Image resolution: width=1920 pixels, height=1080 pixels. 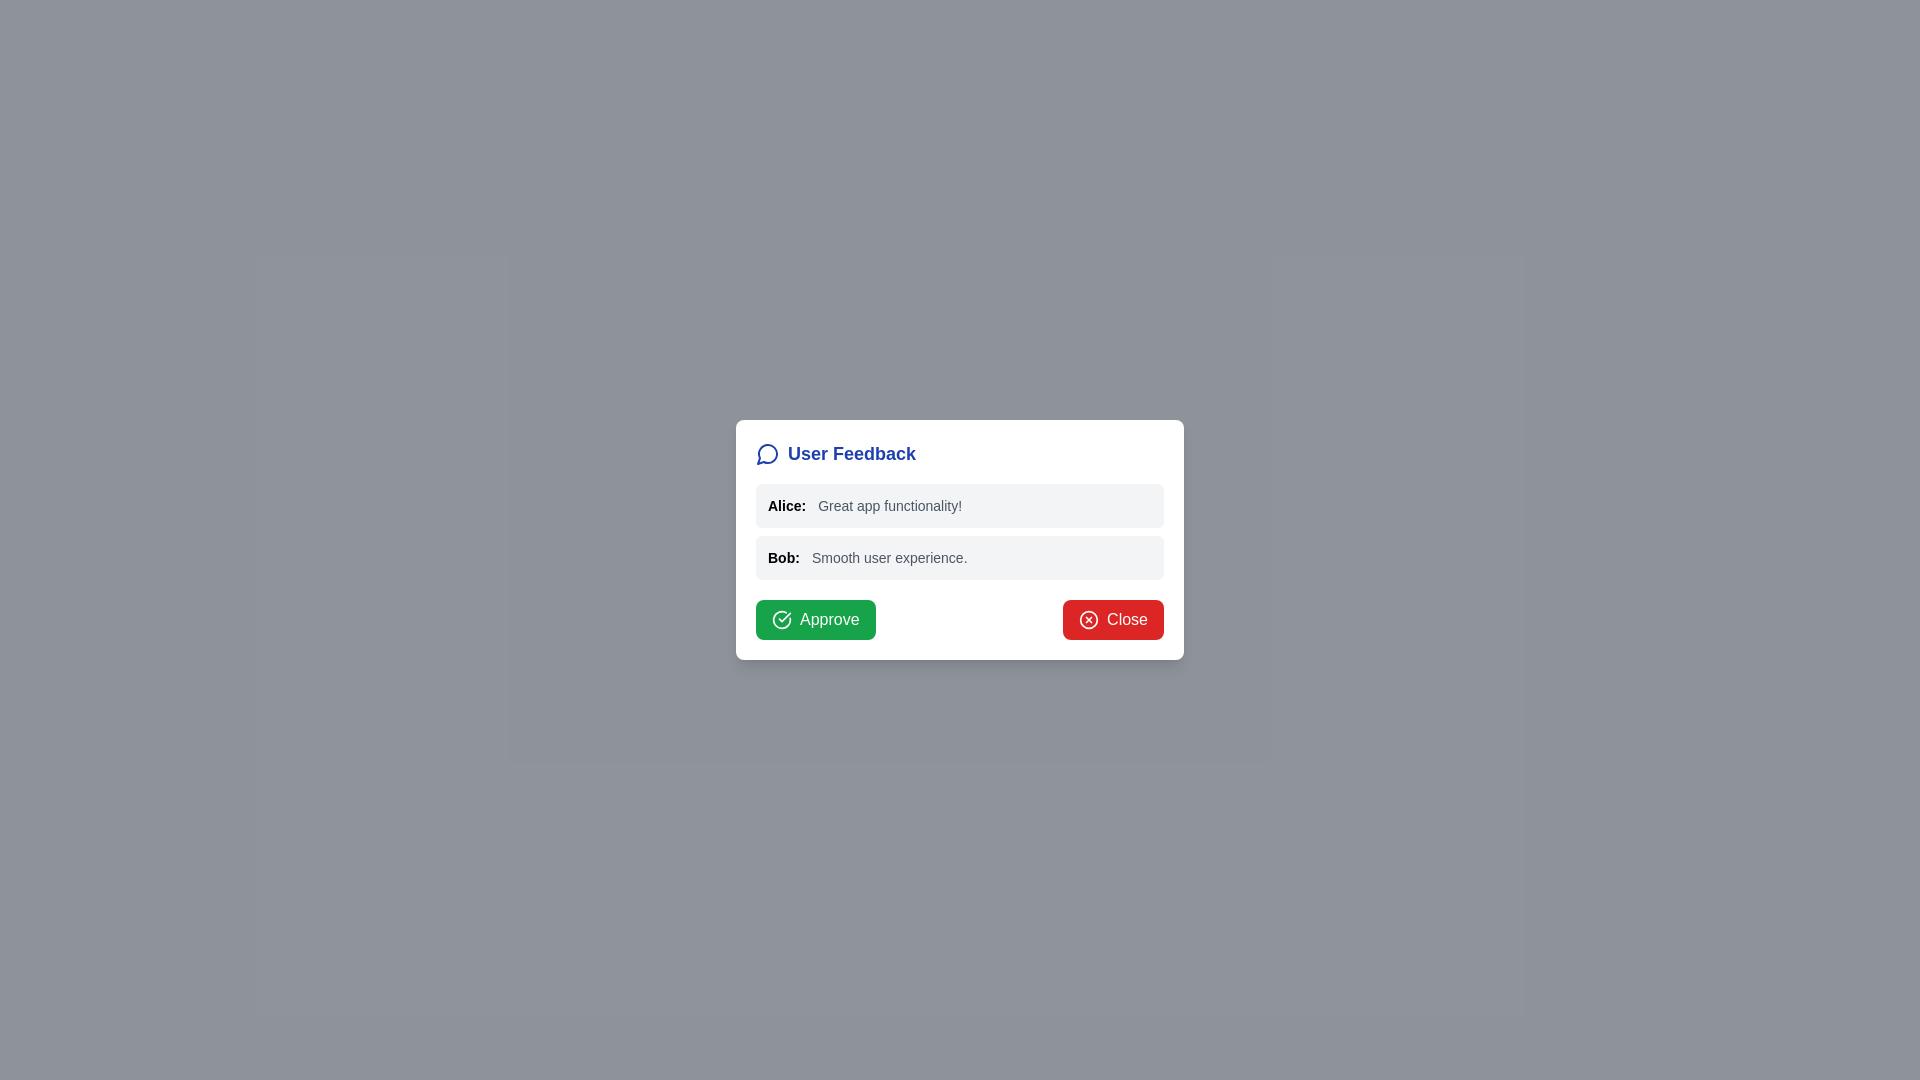 What do you see at coordinates (1112, 619) in the screenshot?
I see `the 'Close' button to dismiss the dialog` at bounding box center [1112, 619].